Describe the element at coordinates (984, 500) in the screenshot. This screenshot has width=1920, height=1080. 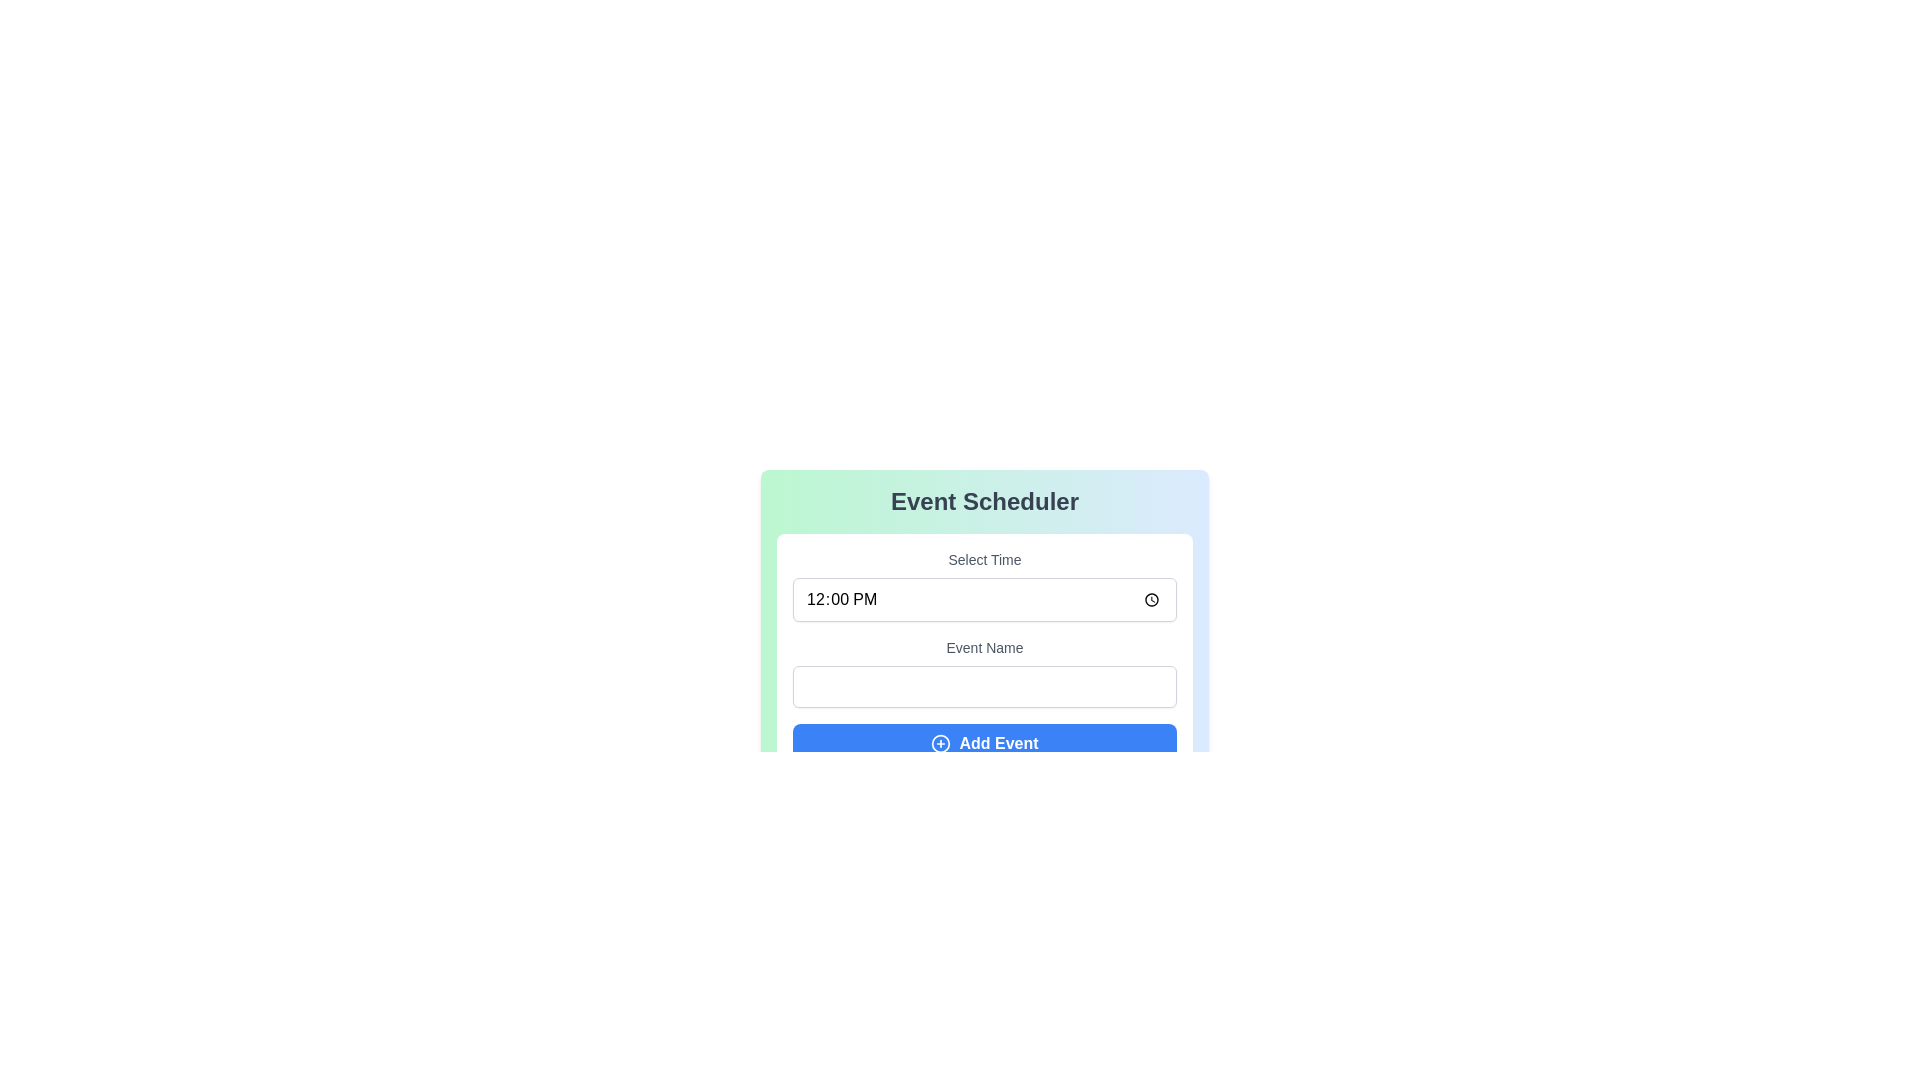
I see `the header text element displaying 'Event Scheduler', which is a large bold gray font centered above the main content area` at that location.